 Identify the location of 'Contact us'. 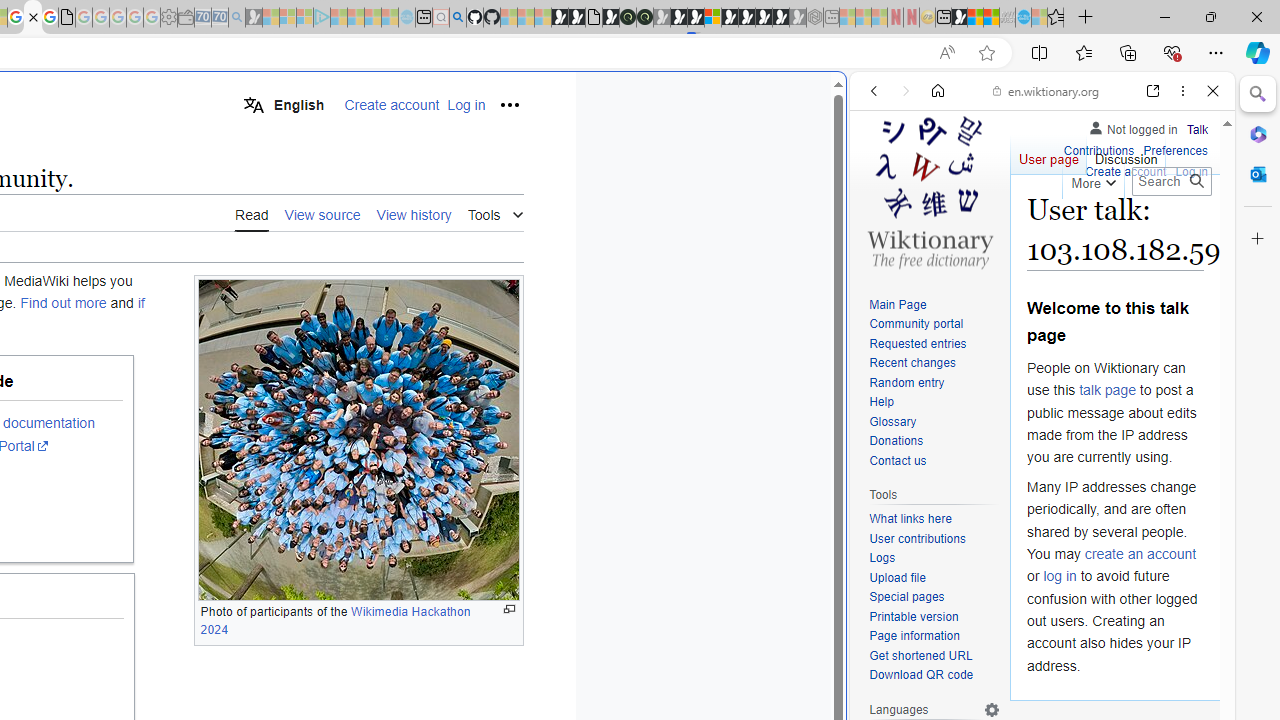
(896, 460).